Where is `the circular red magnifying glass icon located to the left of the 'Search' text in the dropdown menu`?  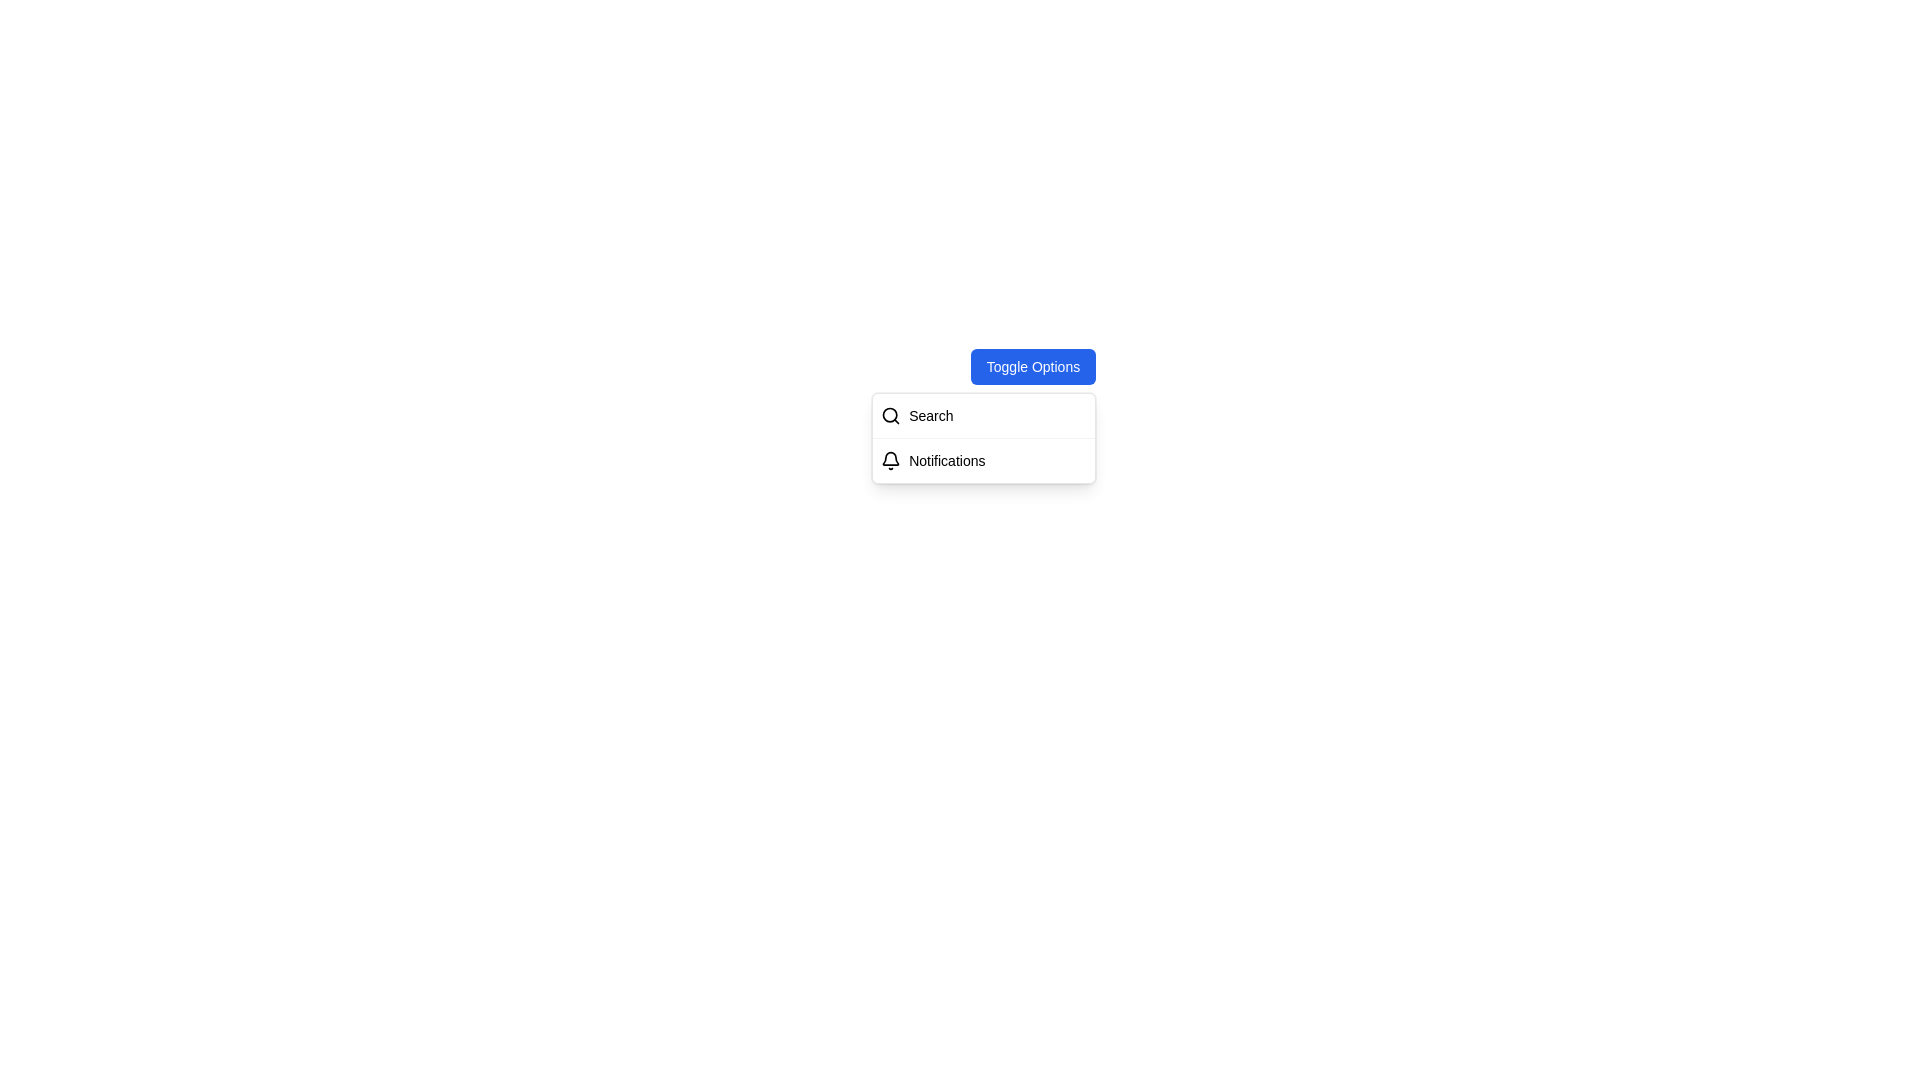 the circular red magnifying glass icon located to the left of the 'Search' text in the dropdown menu is located at coordinates (889, 414).